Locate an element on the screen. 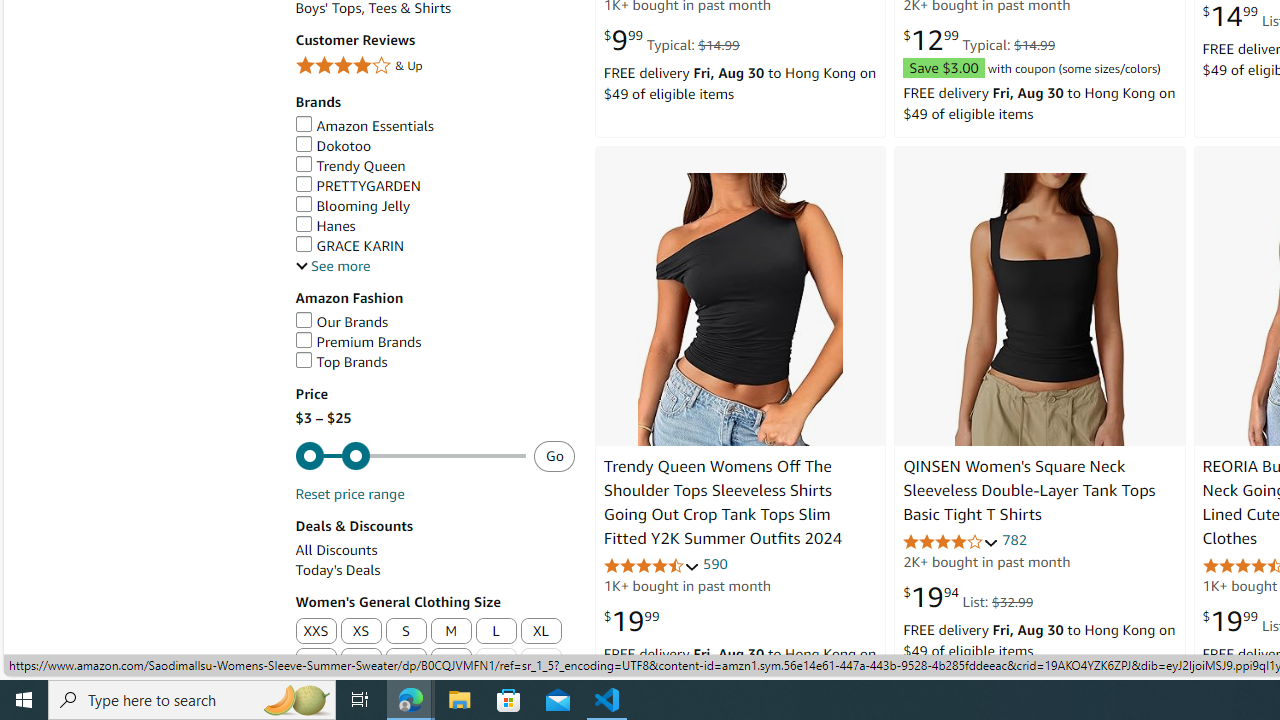 The image size is (1280, 720). '$19.94 List: $32.99' is located at coordinates (968, 595).